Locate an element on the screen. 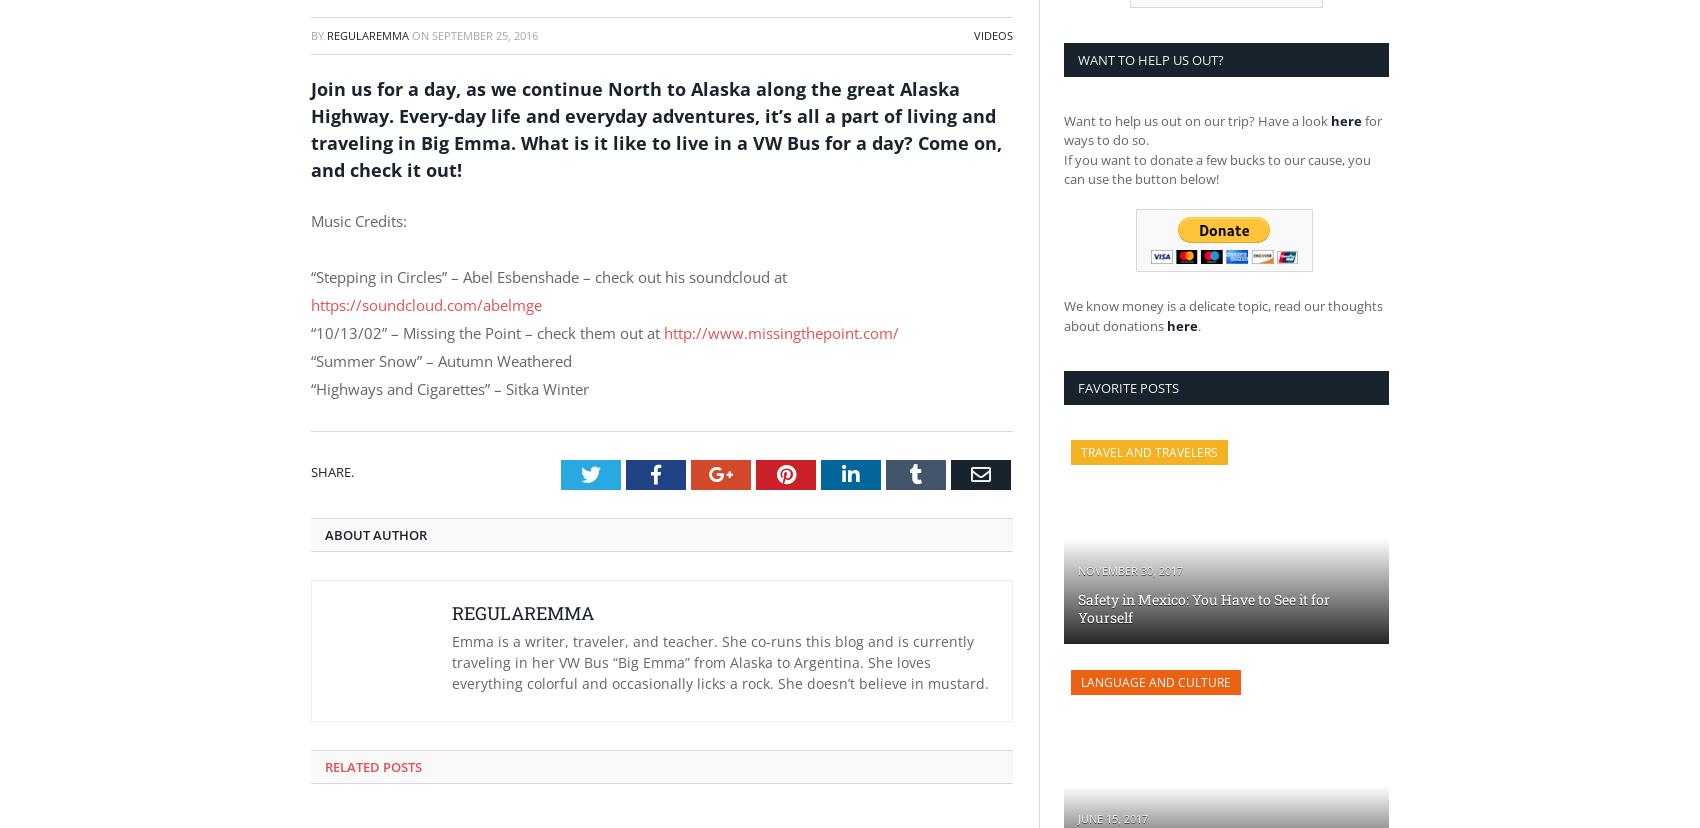  '.' is located at coordinates (1196, 323).